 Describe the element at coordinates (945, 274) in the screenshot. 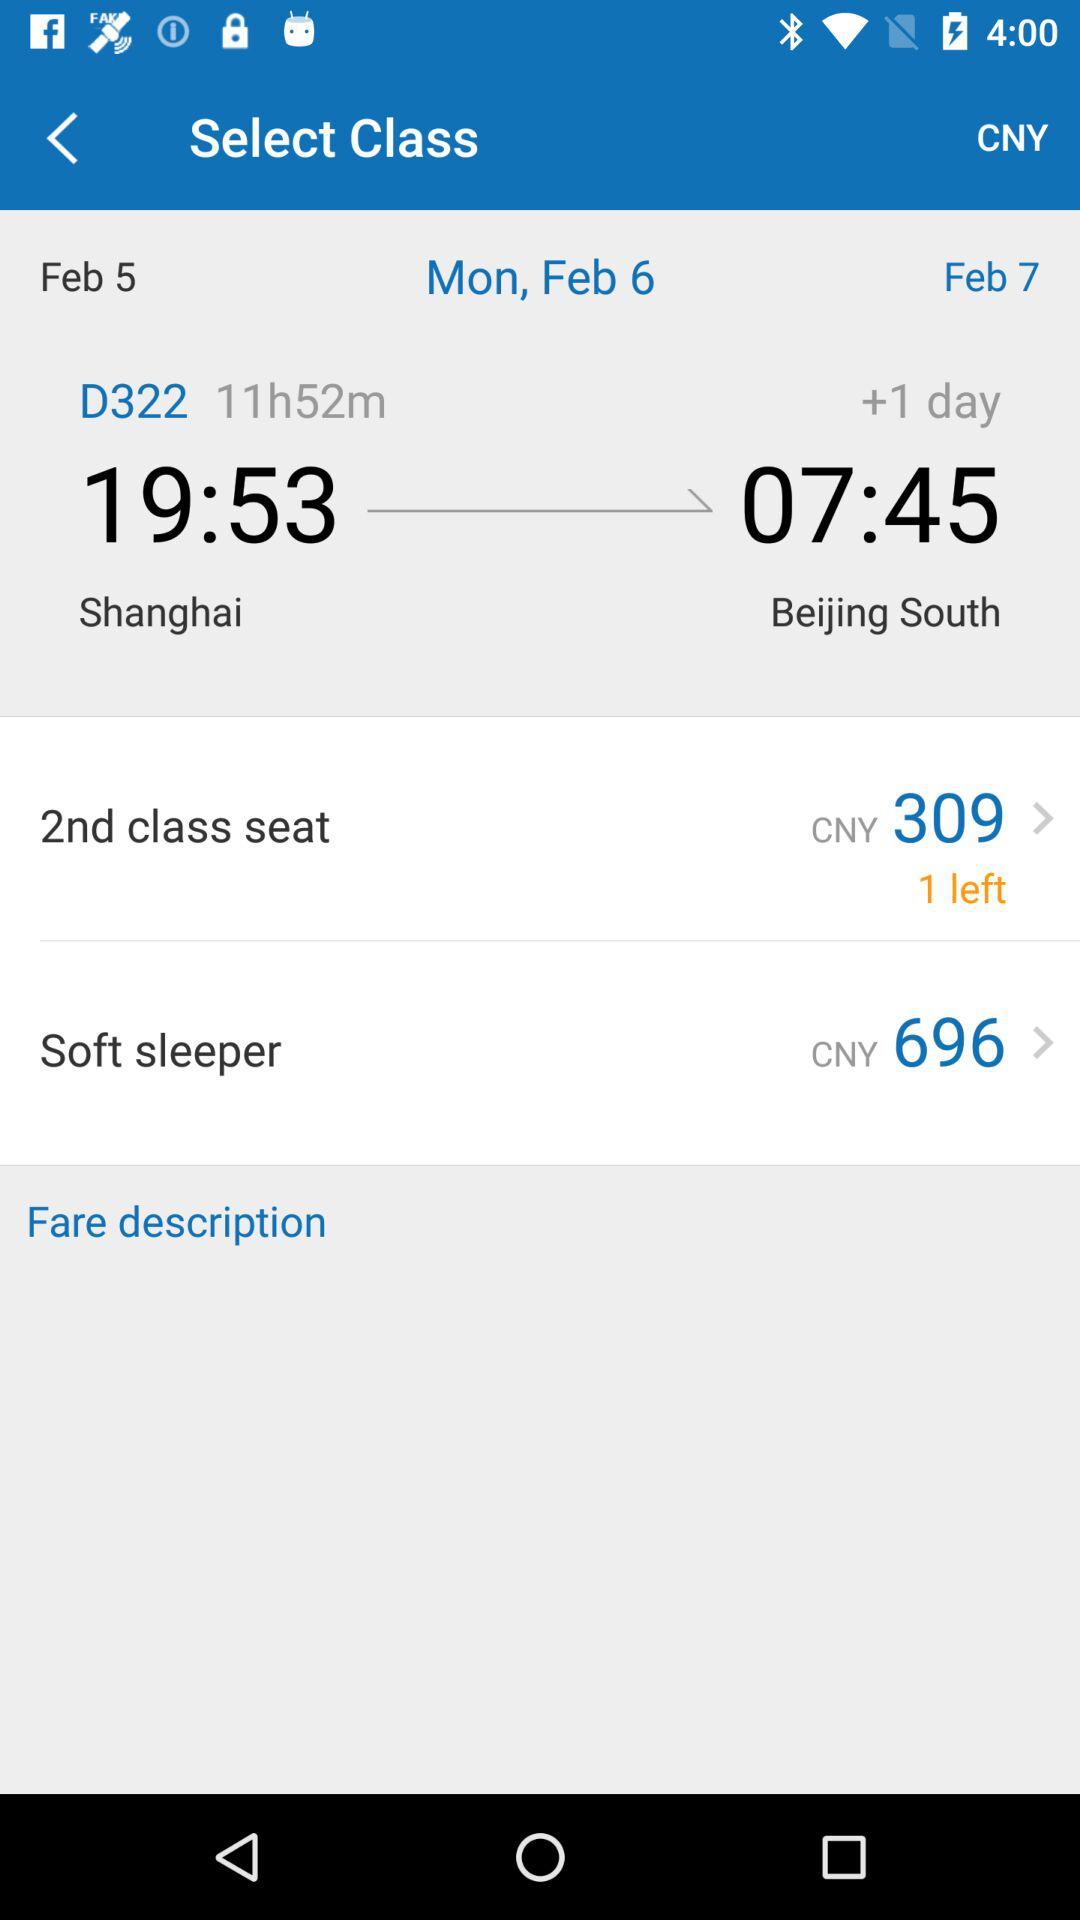

I see `the icon below the cny` at that location.